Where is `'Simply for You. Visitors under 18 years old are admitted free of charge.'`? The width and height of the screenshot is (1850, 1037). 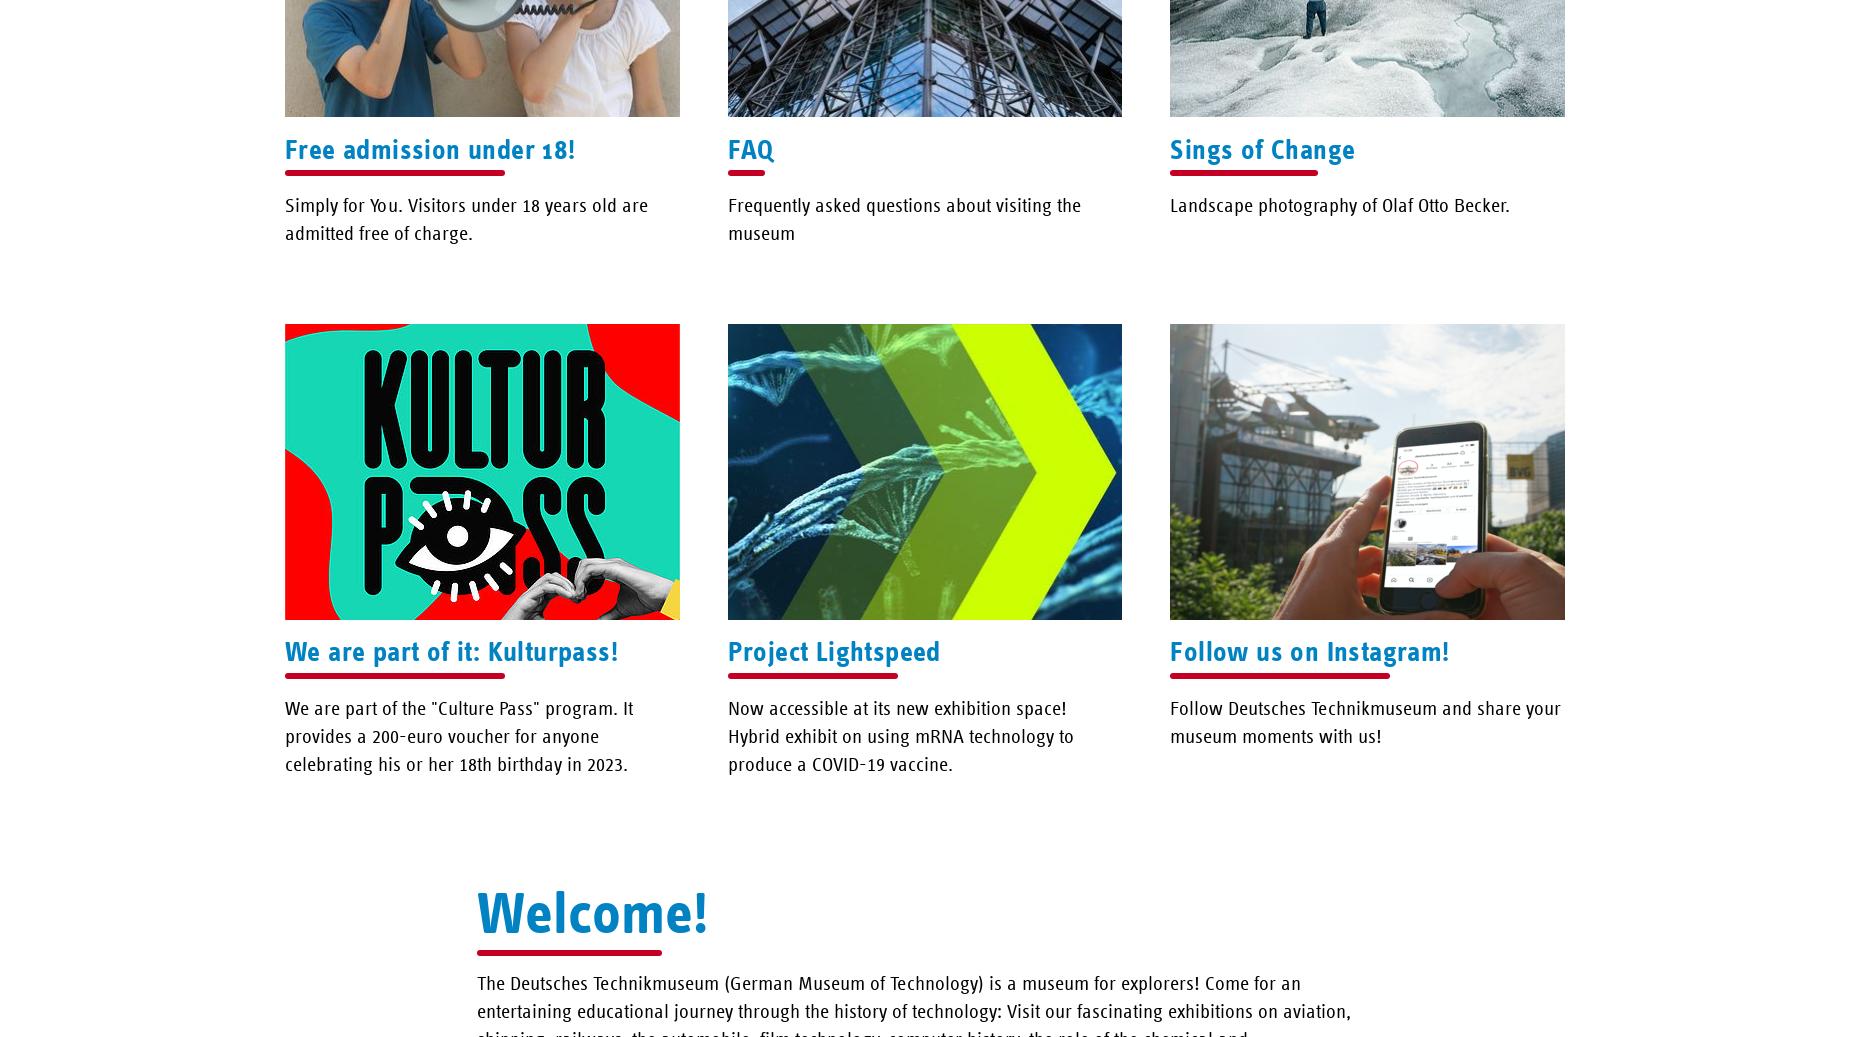 'Simply for You. Visitors under 18 years old are admitted free of charge.' is located at coordinates (466, 218).